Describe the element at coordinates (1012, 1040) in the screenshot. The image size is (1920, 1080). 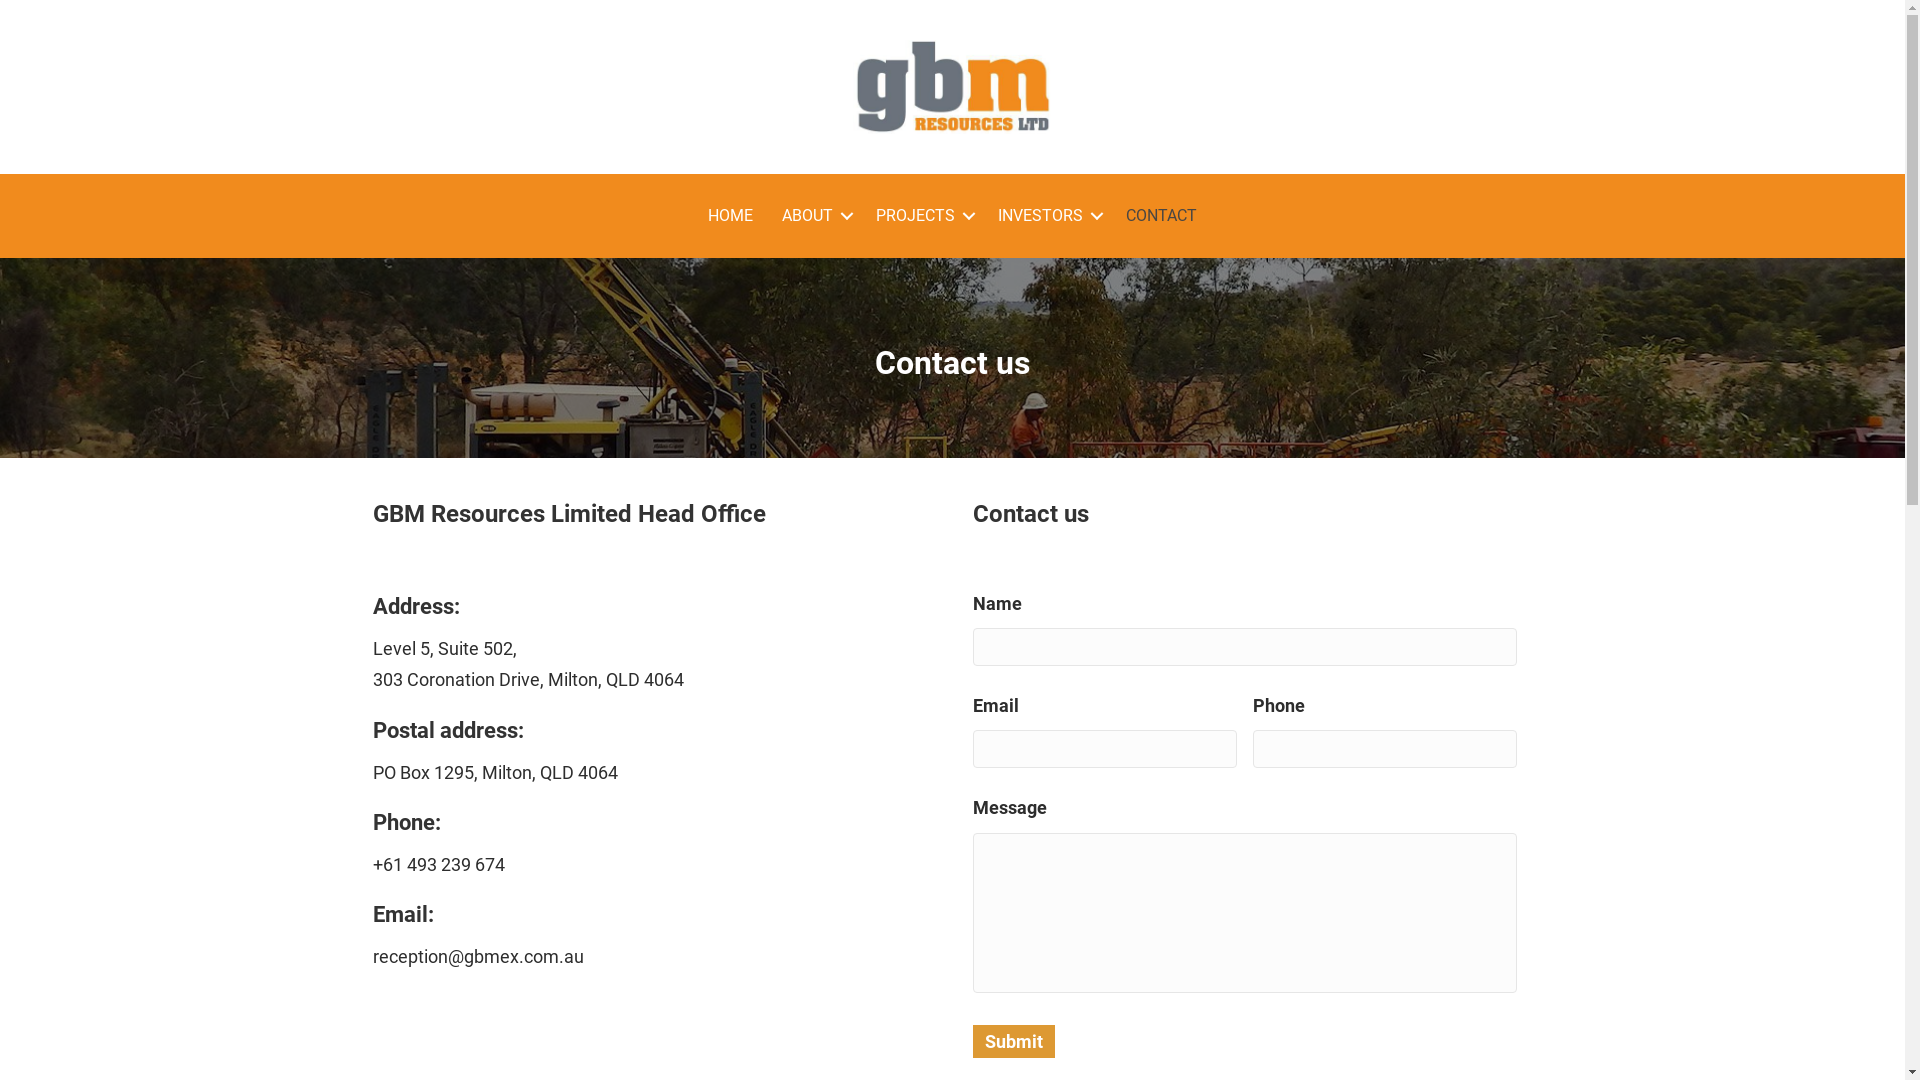
I see `'Submit'` at that location.